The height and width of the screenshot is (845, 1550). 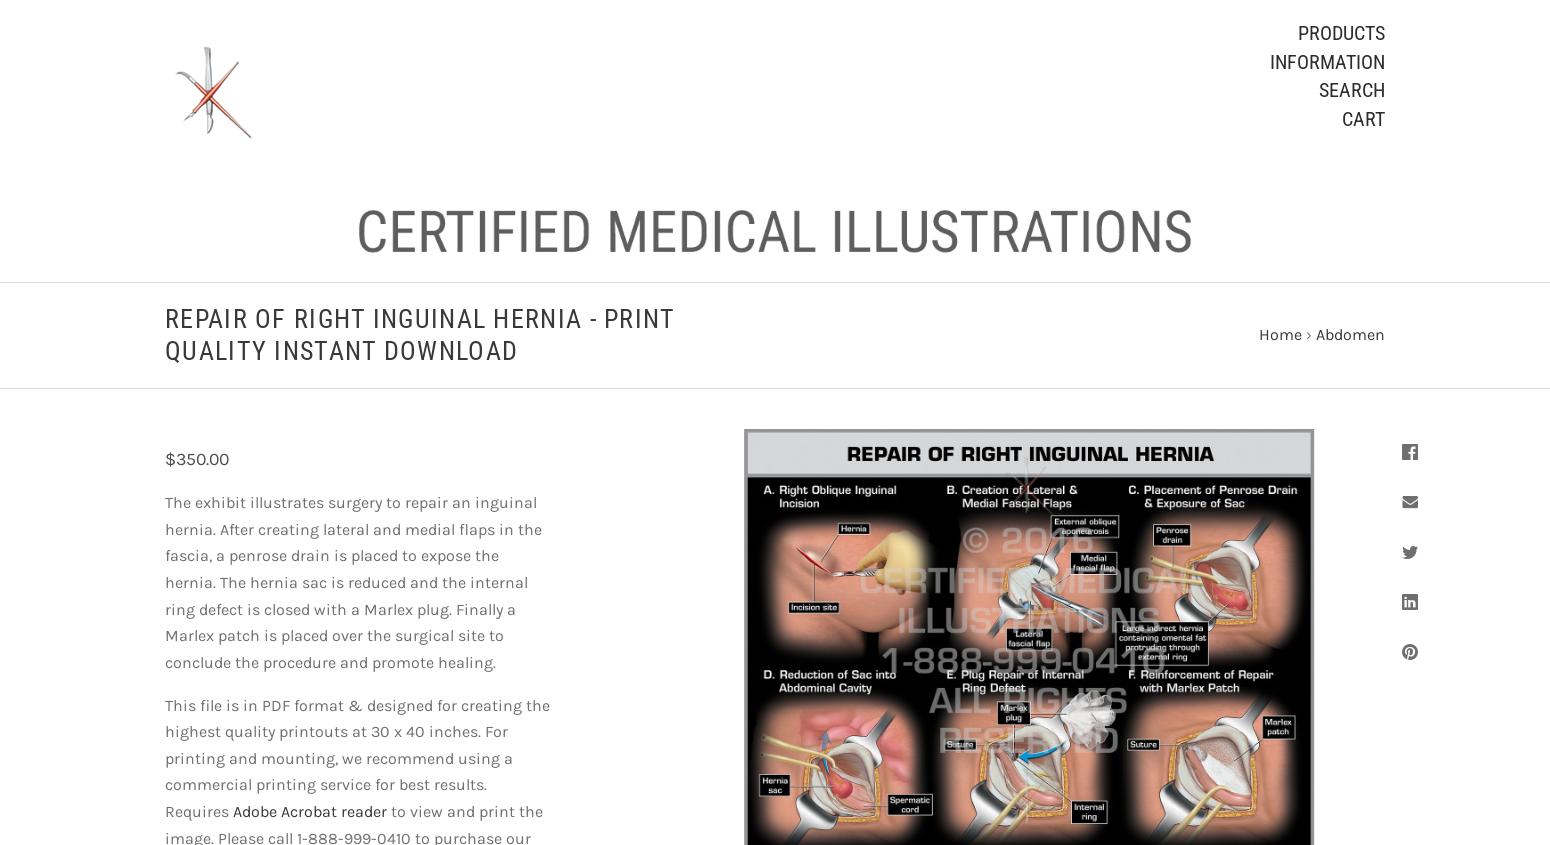 I want to click on 'Search', so click(x=1352, y=89).